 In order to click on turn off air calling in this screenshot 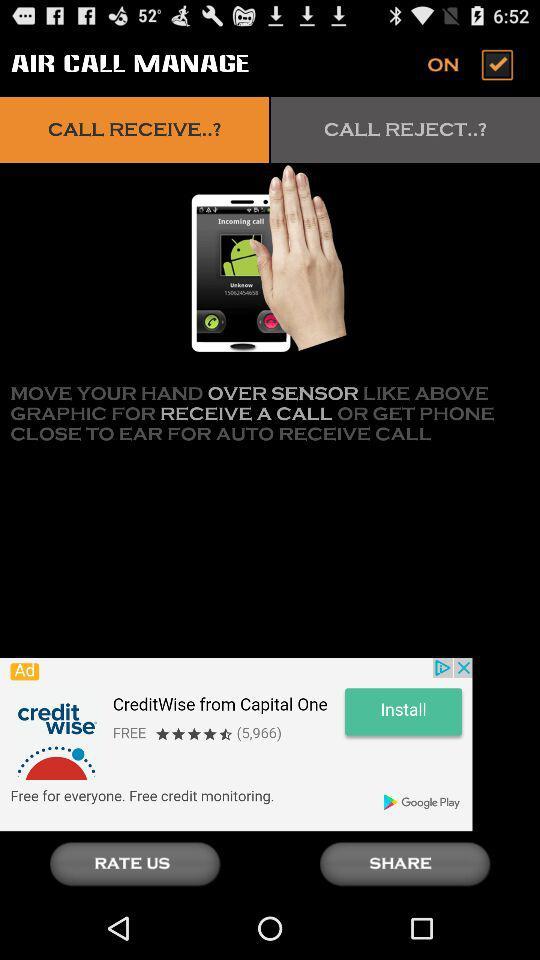, I will do `click(472, 64)`.